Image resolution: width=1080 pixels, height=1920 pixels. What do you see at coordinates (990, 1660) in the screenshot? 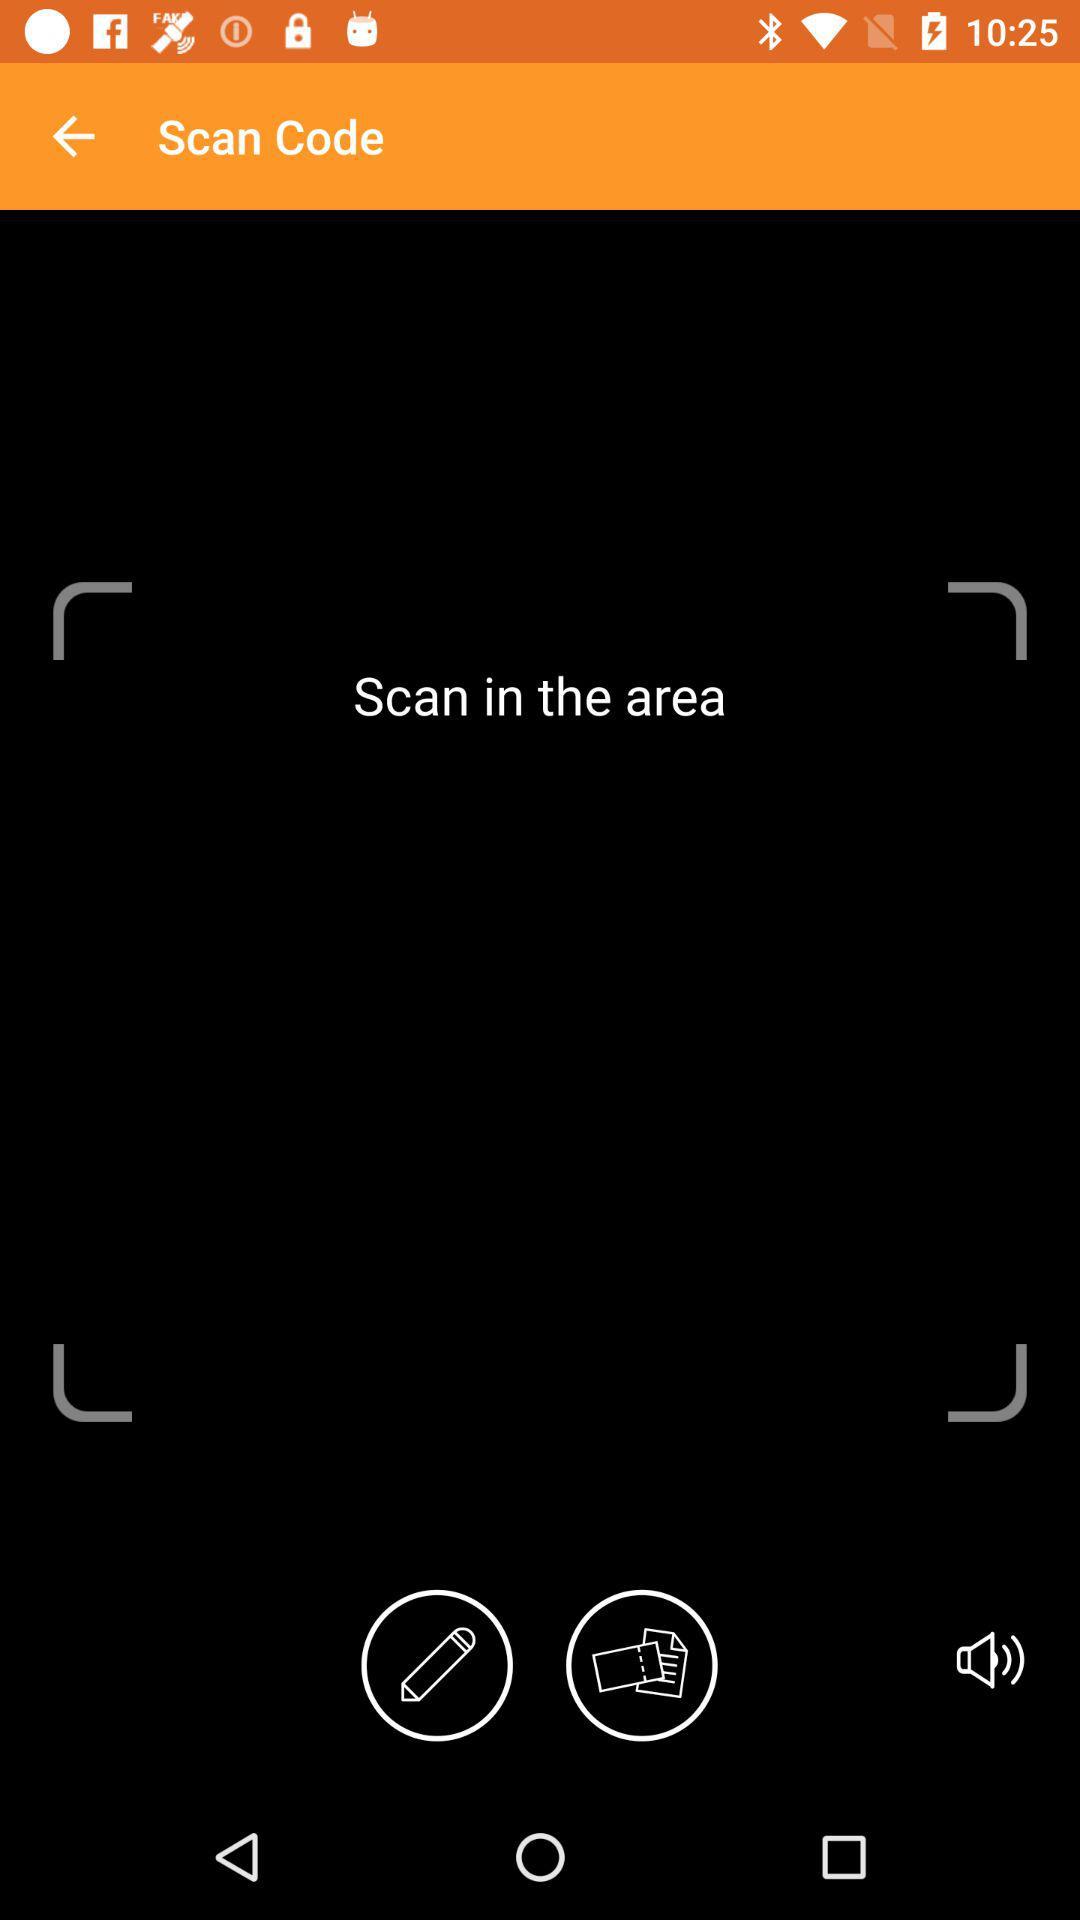
I see `item below the scan in the icon` at bounding box center [990, 1660].